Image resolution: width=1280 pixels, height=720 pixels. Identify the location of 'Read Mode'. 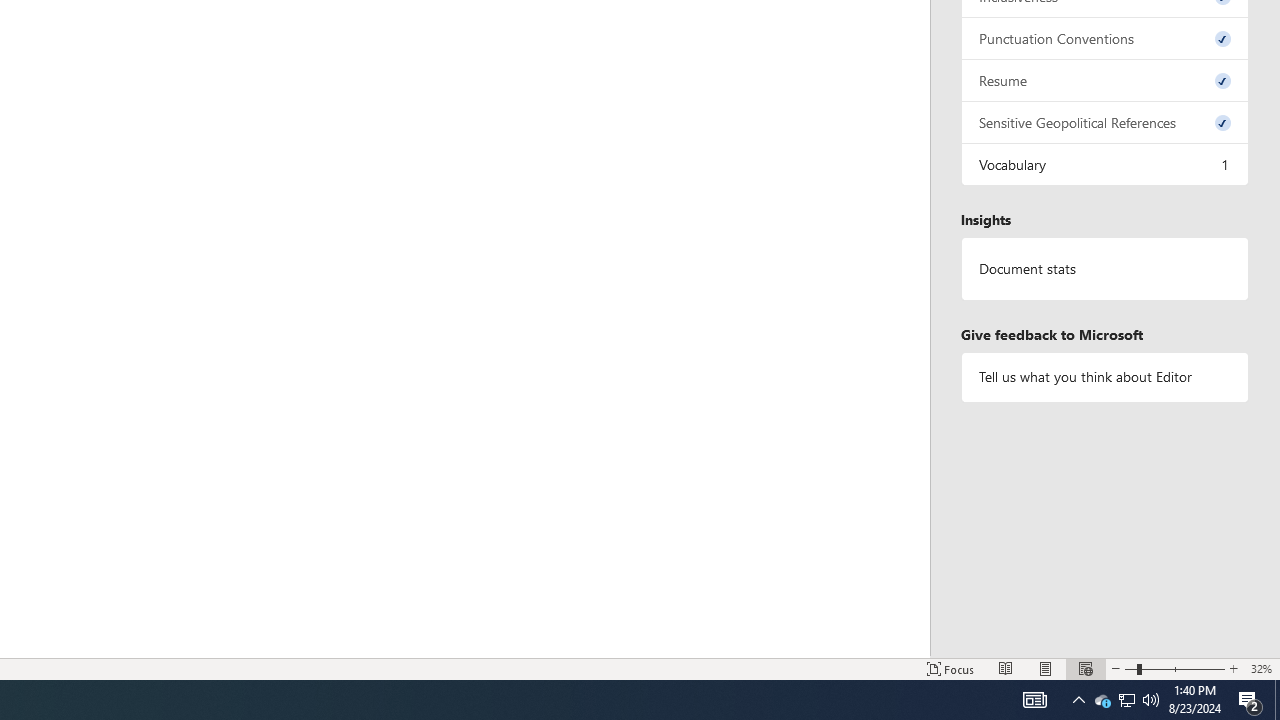
(1006, 669).